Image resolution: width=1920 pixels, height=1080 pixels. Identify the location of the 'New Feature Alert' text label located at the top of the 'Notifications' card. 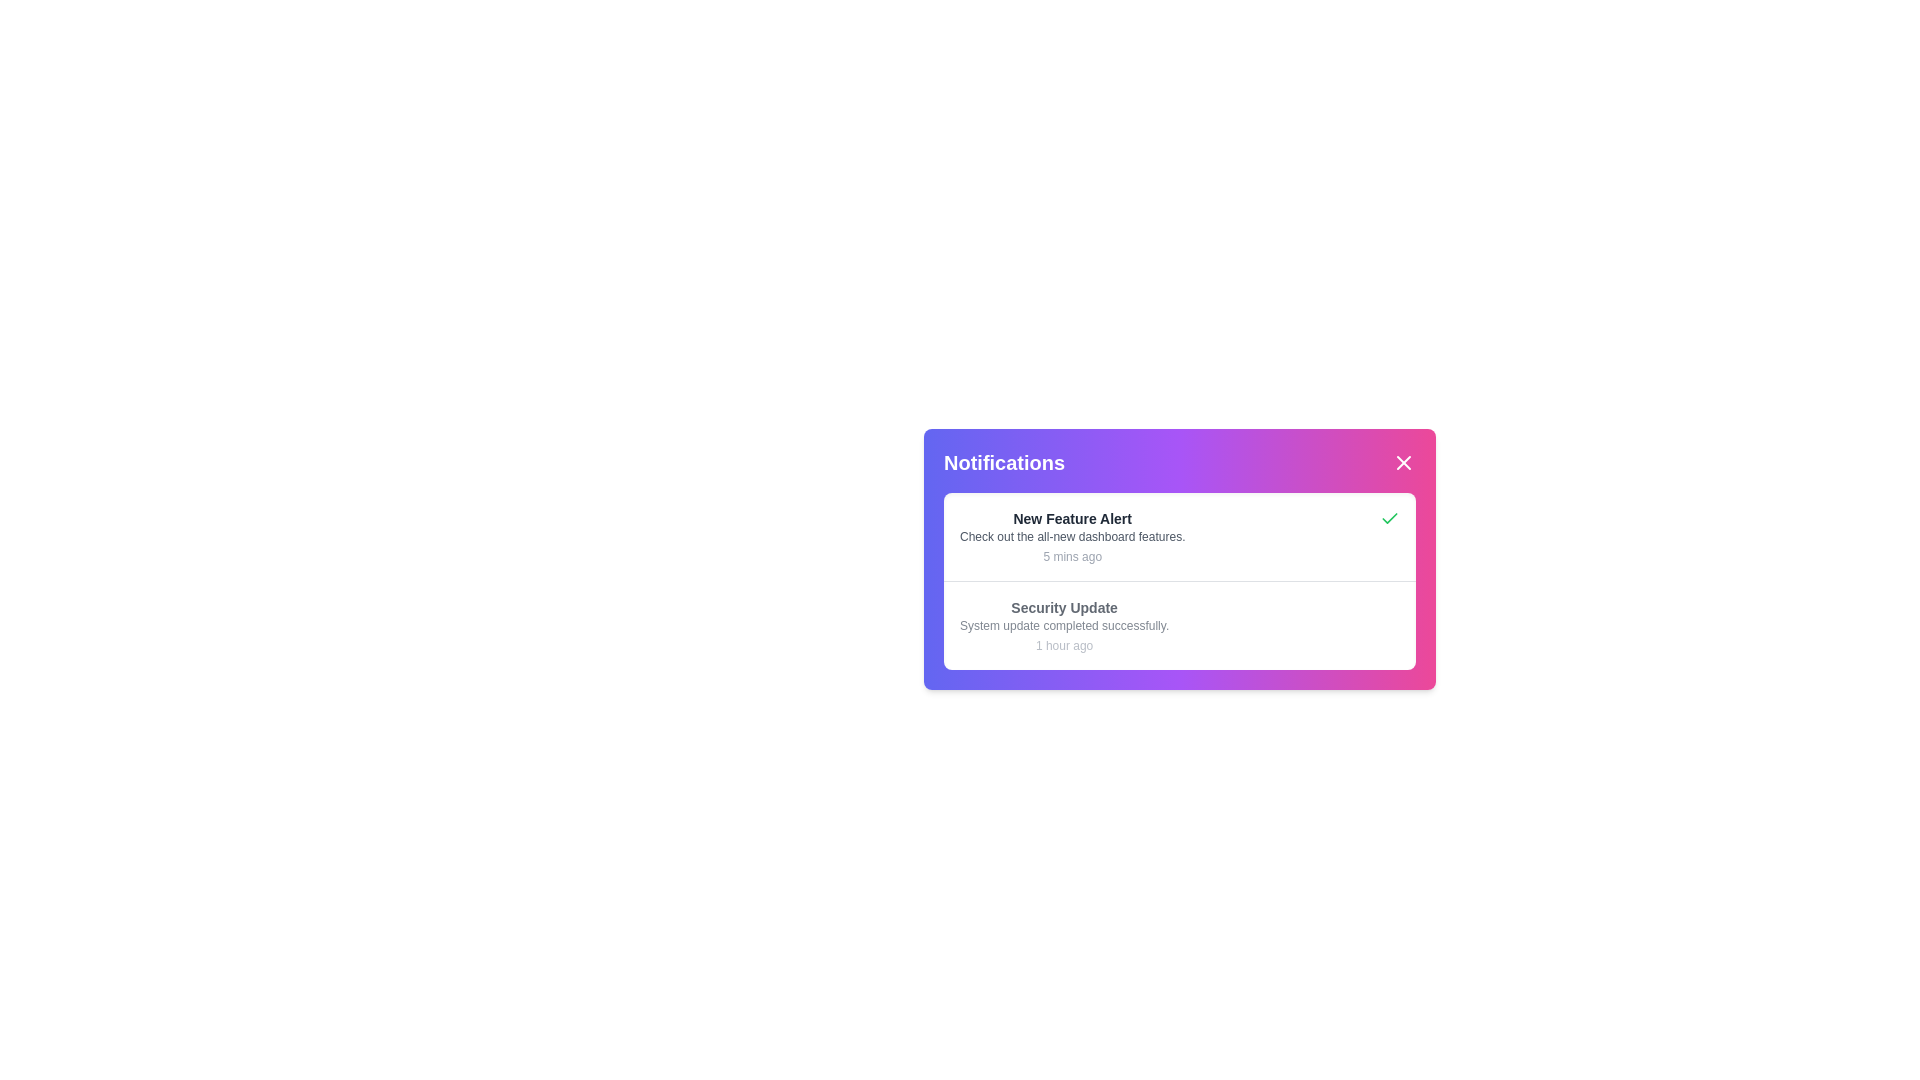
(1071, 518).